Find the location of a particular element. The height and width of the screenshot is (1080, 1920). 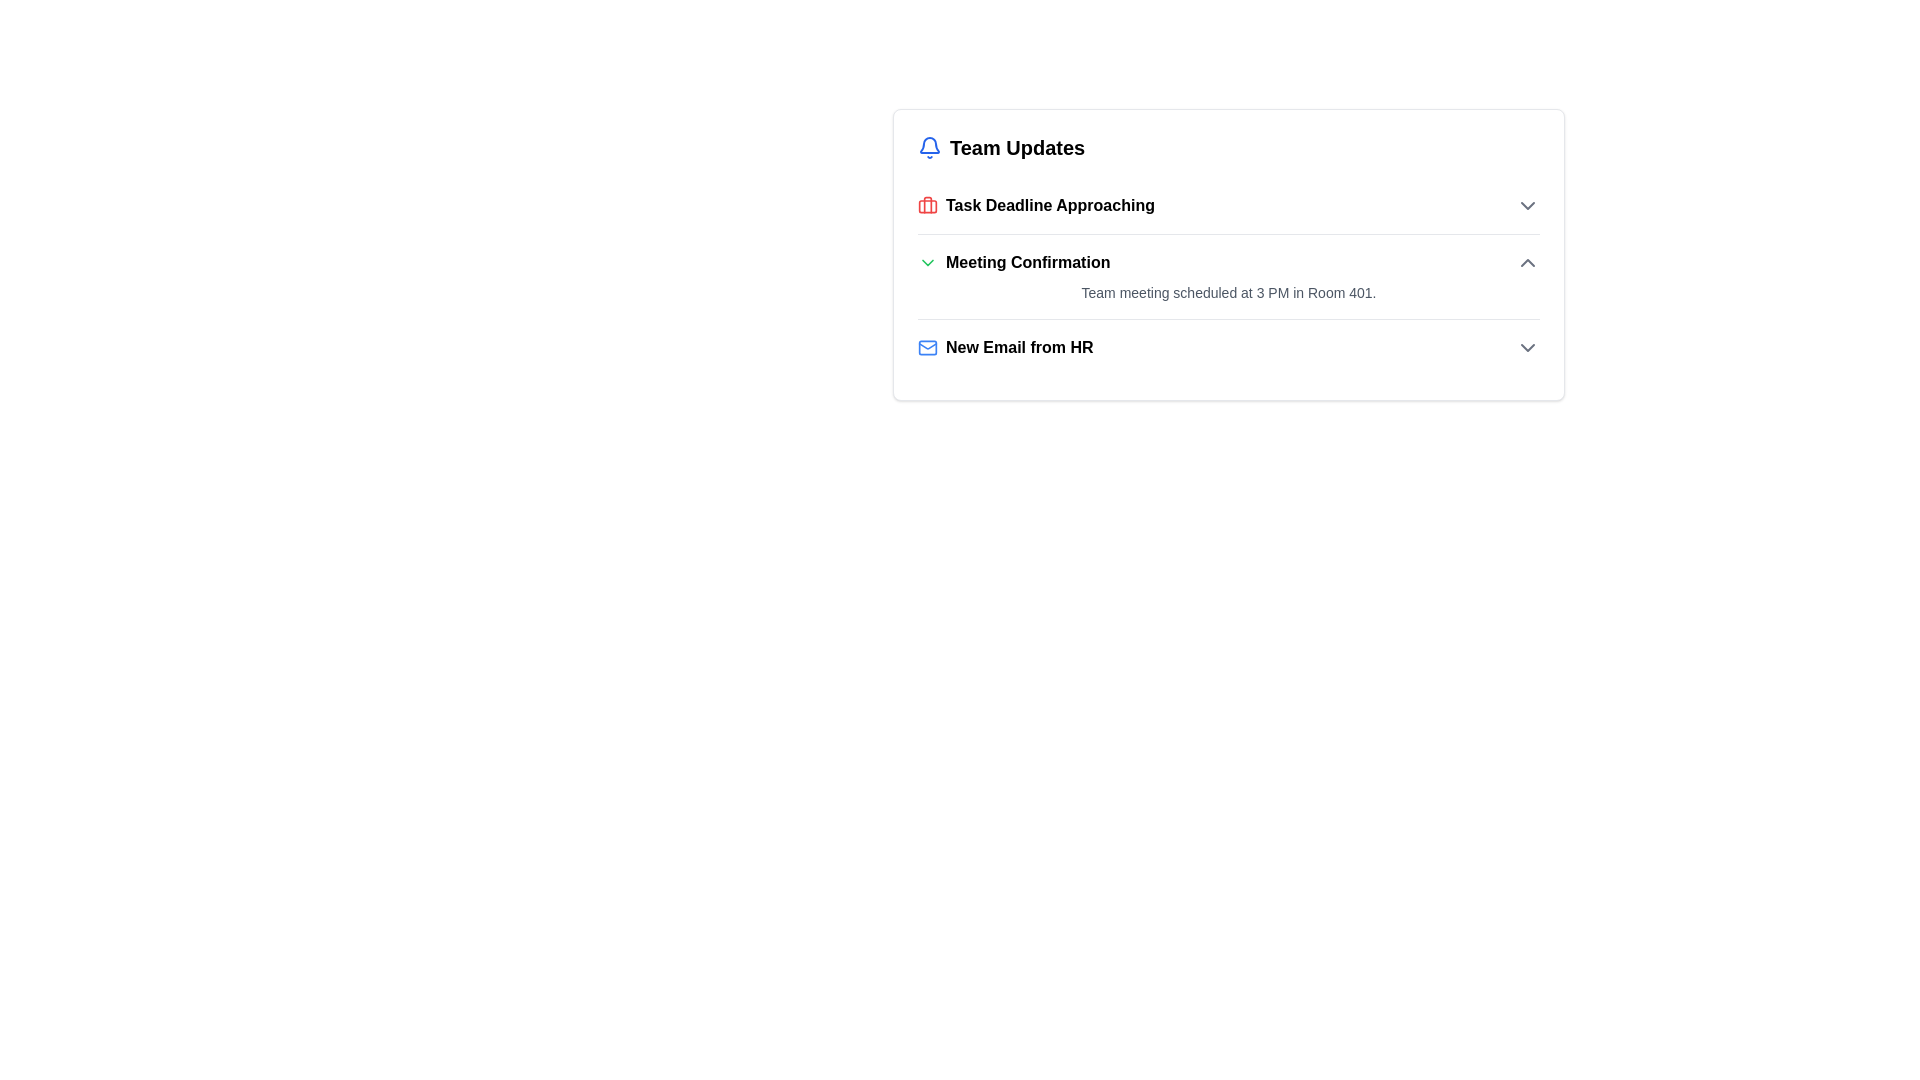

the icon representing the task deadline, which is positioned to the left of the text 'Task Deadline Approaching' is located at coordinates (926, 205).